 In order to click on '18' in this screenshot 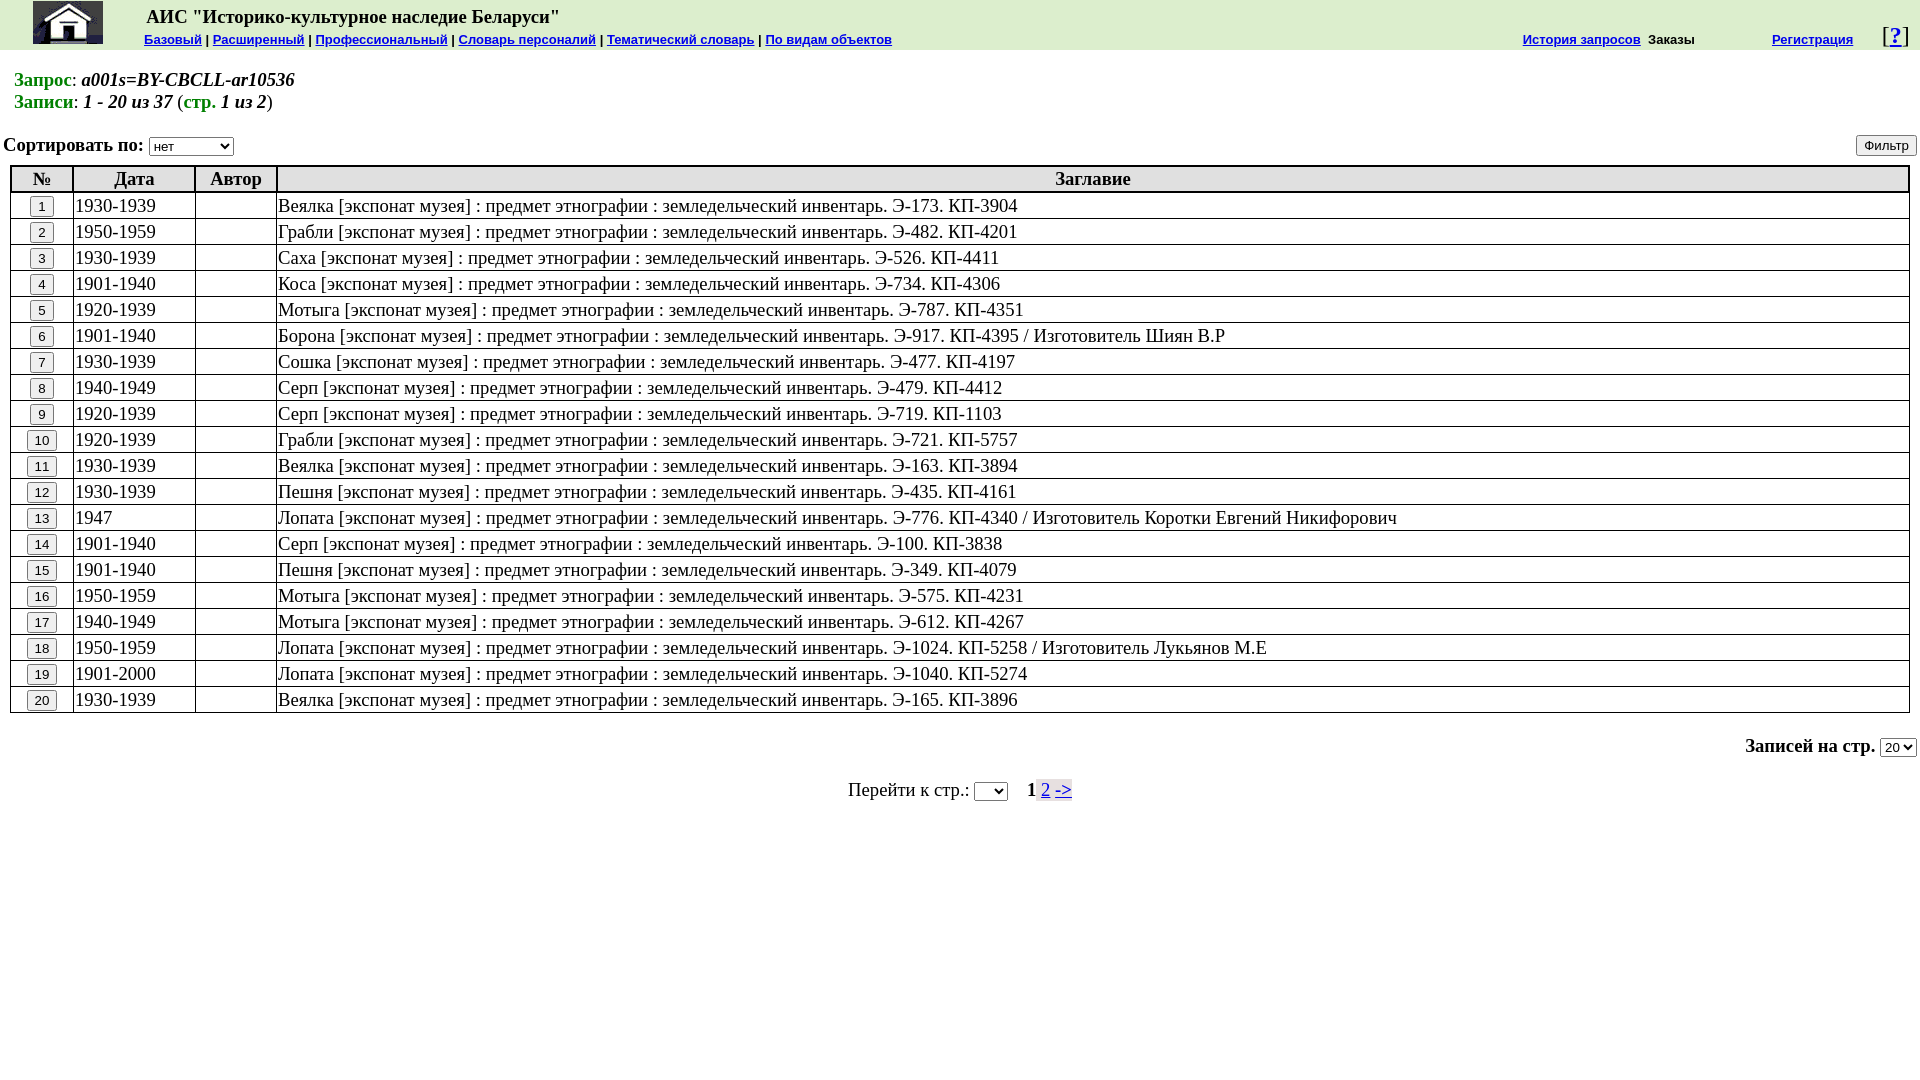, I will do `click(42, 648)`.